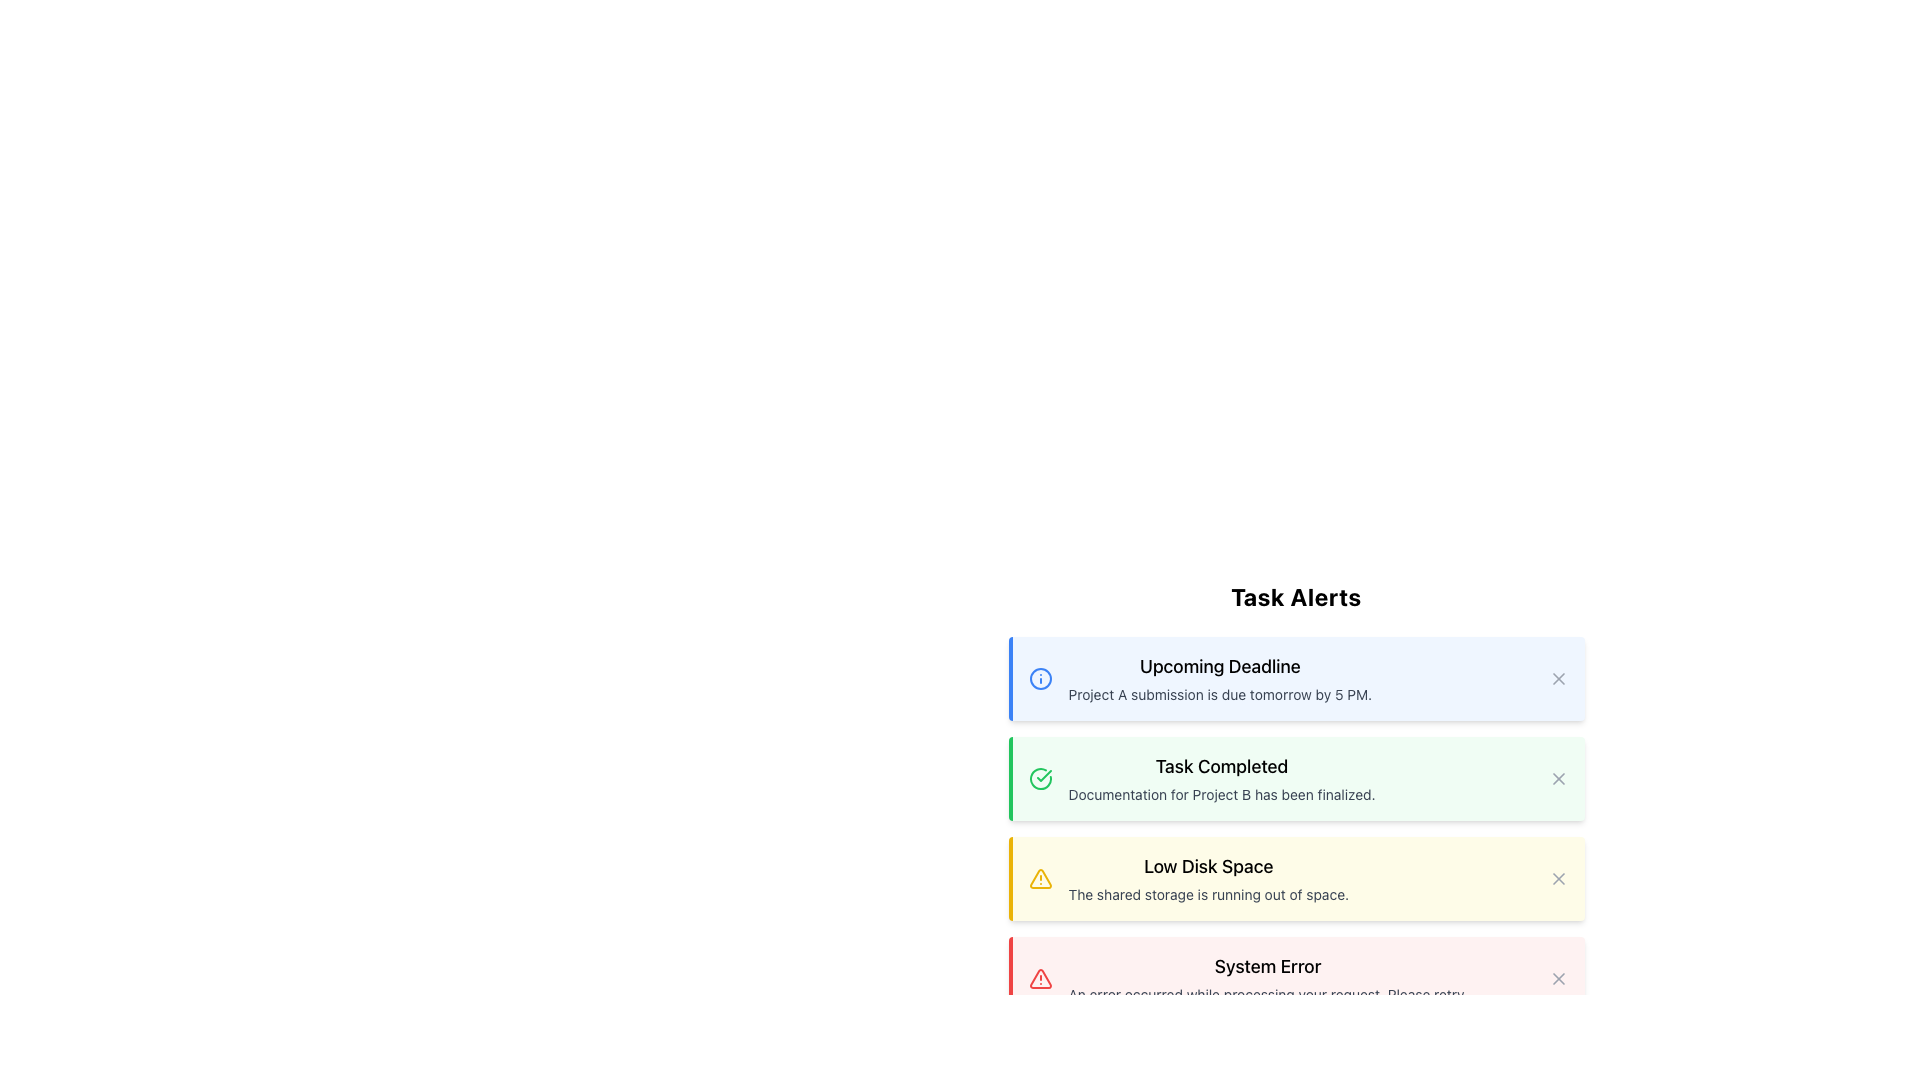 This screenshot has height=1080, width=1920. I want to click on the Notification Panel with a light blue background, which has a bold header 'Upcoming Deadline' and is the first notification in the list of notifications, so click(1296, 677).